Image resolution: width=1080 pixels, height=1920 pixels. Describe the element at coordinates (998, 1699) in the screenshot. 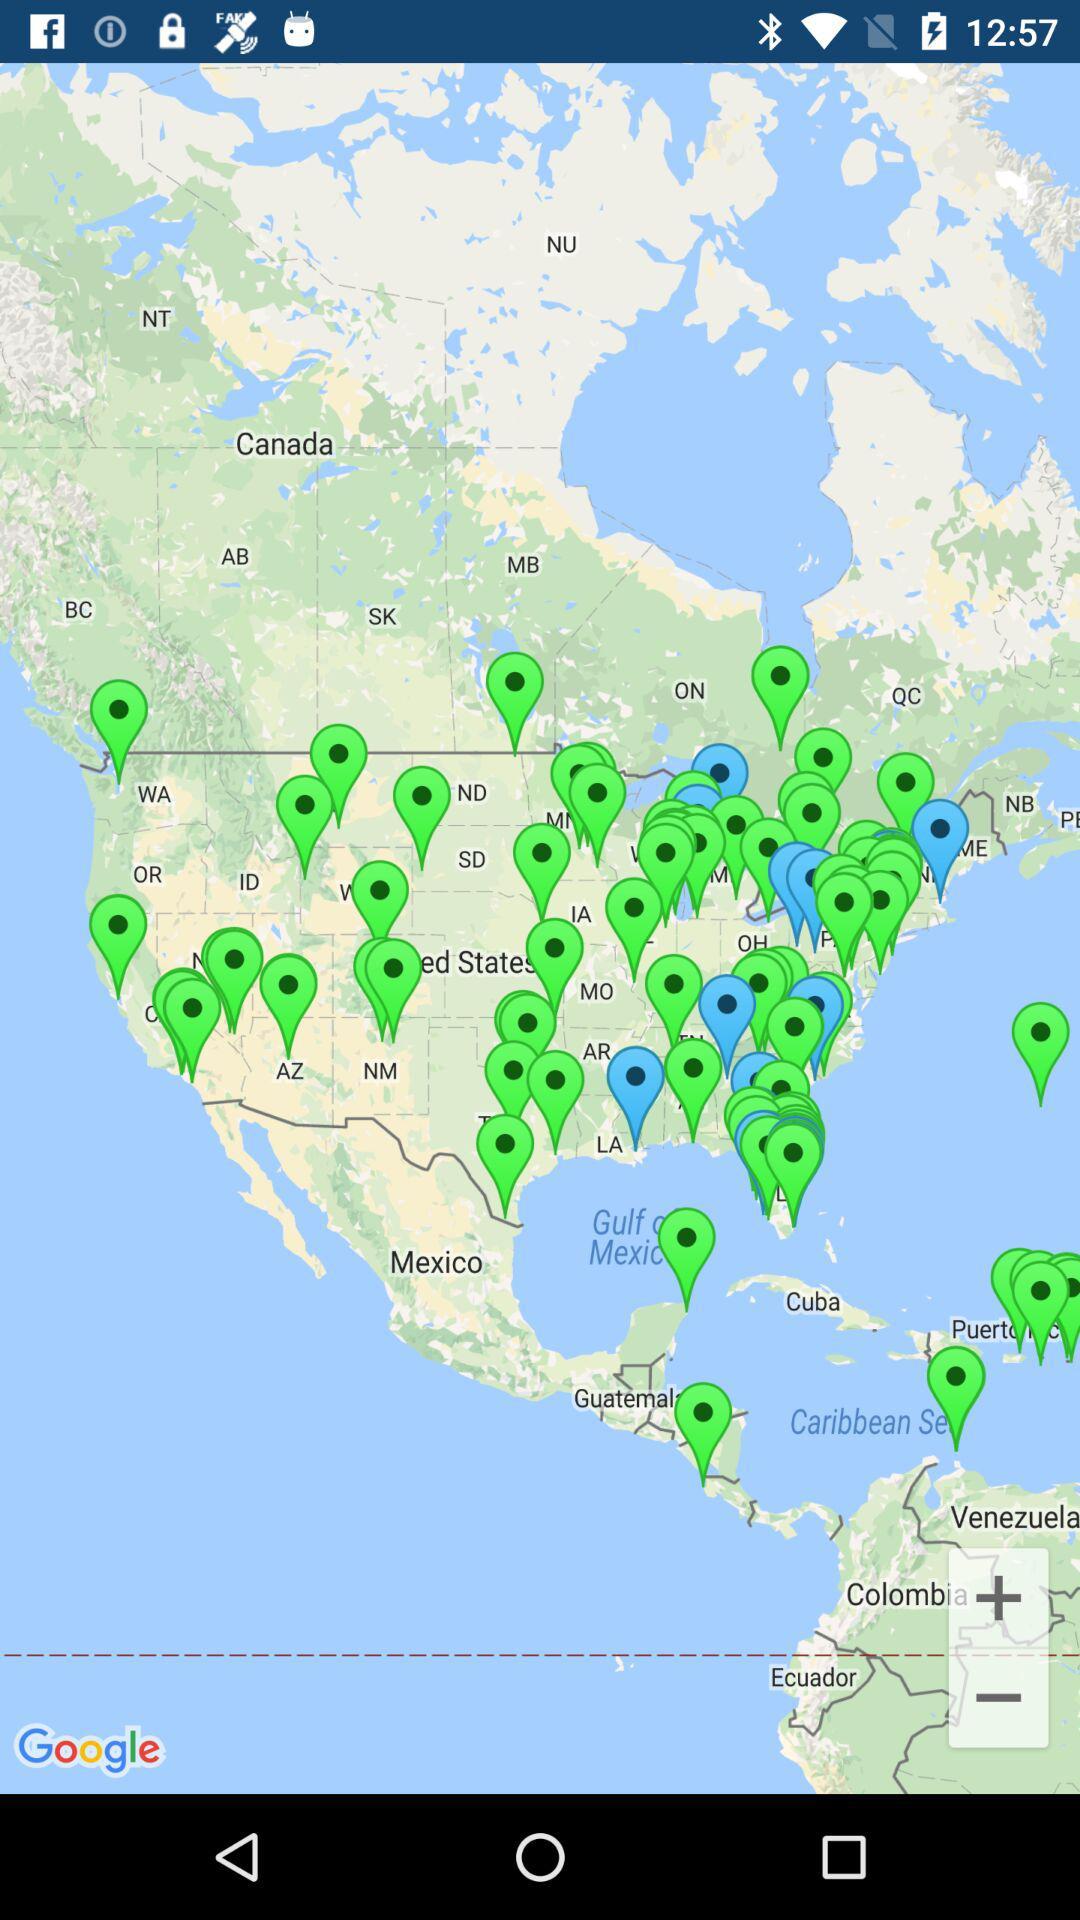

I see `the minus icon` at that location.